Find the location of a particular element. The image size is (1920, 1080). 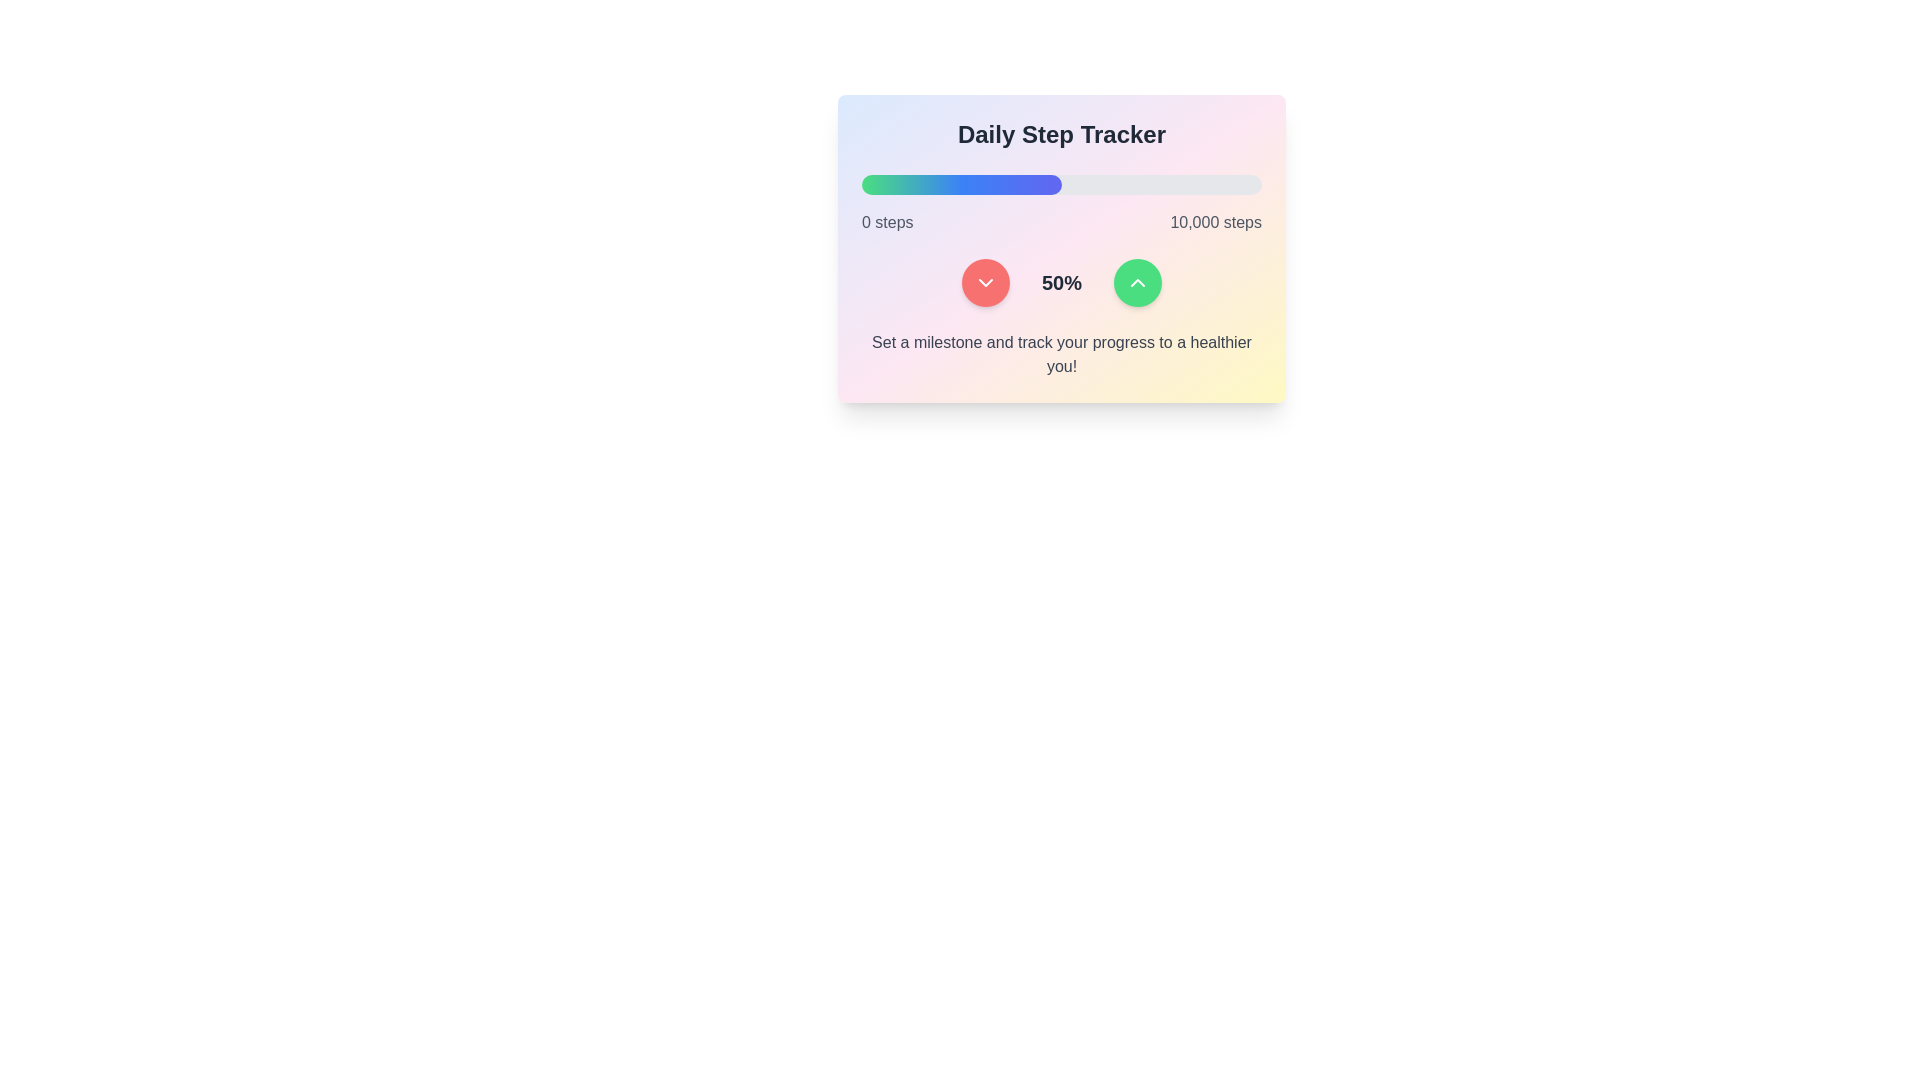

the chevron icon within the green circular button that indicates upward navigation, located to the right of a red circular button is located at coordinates (1137, 282).